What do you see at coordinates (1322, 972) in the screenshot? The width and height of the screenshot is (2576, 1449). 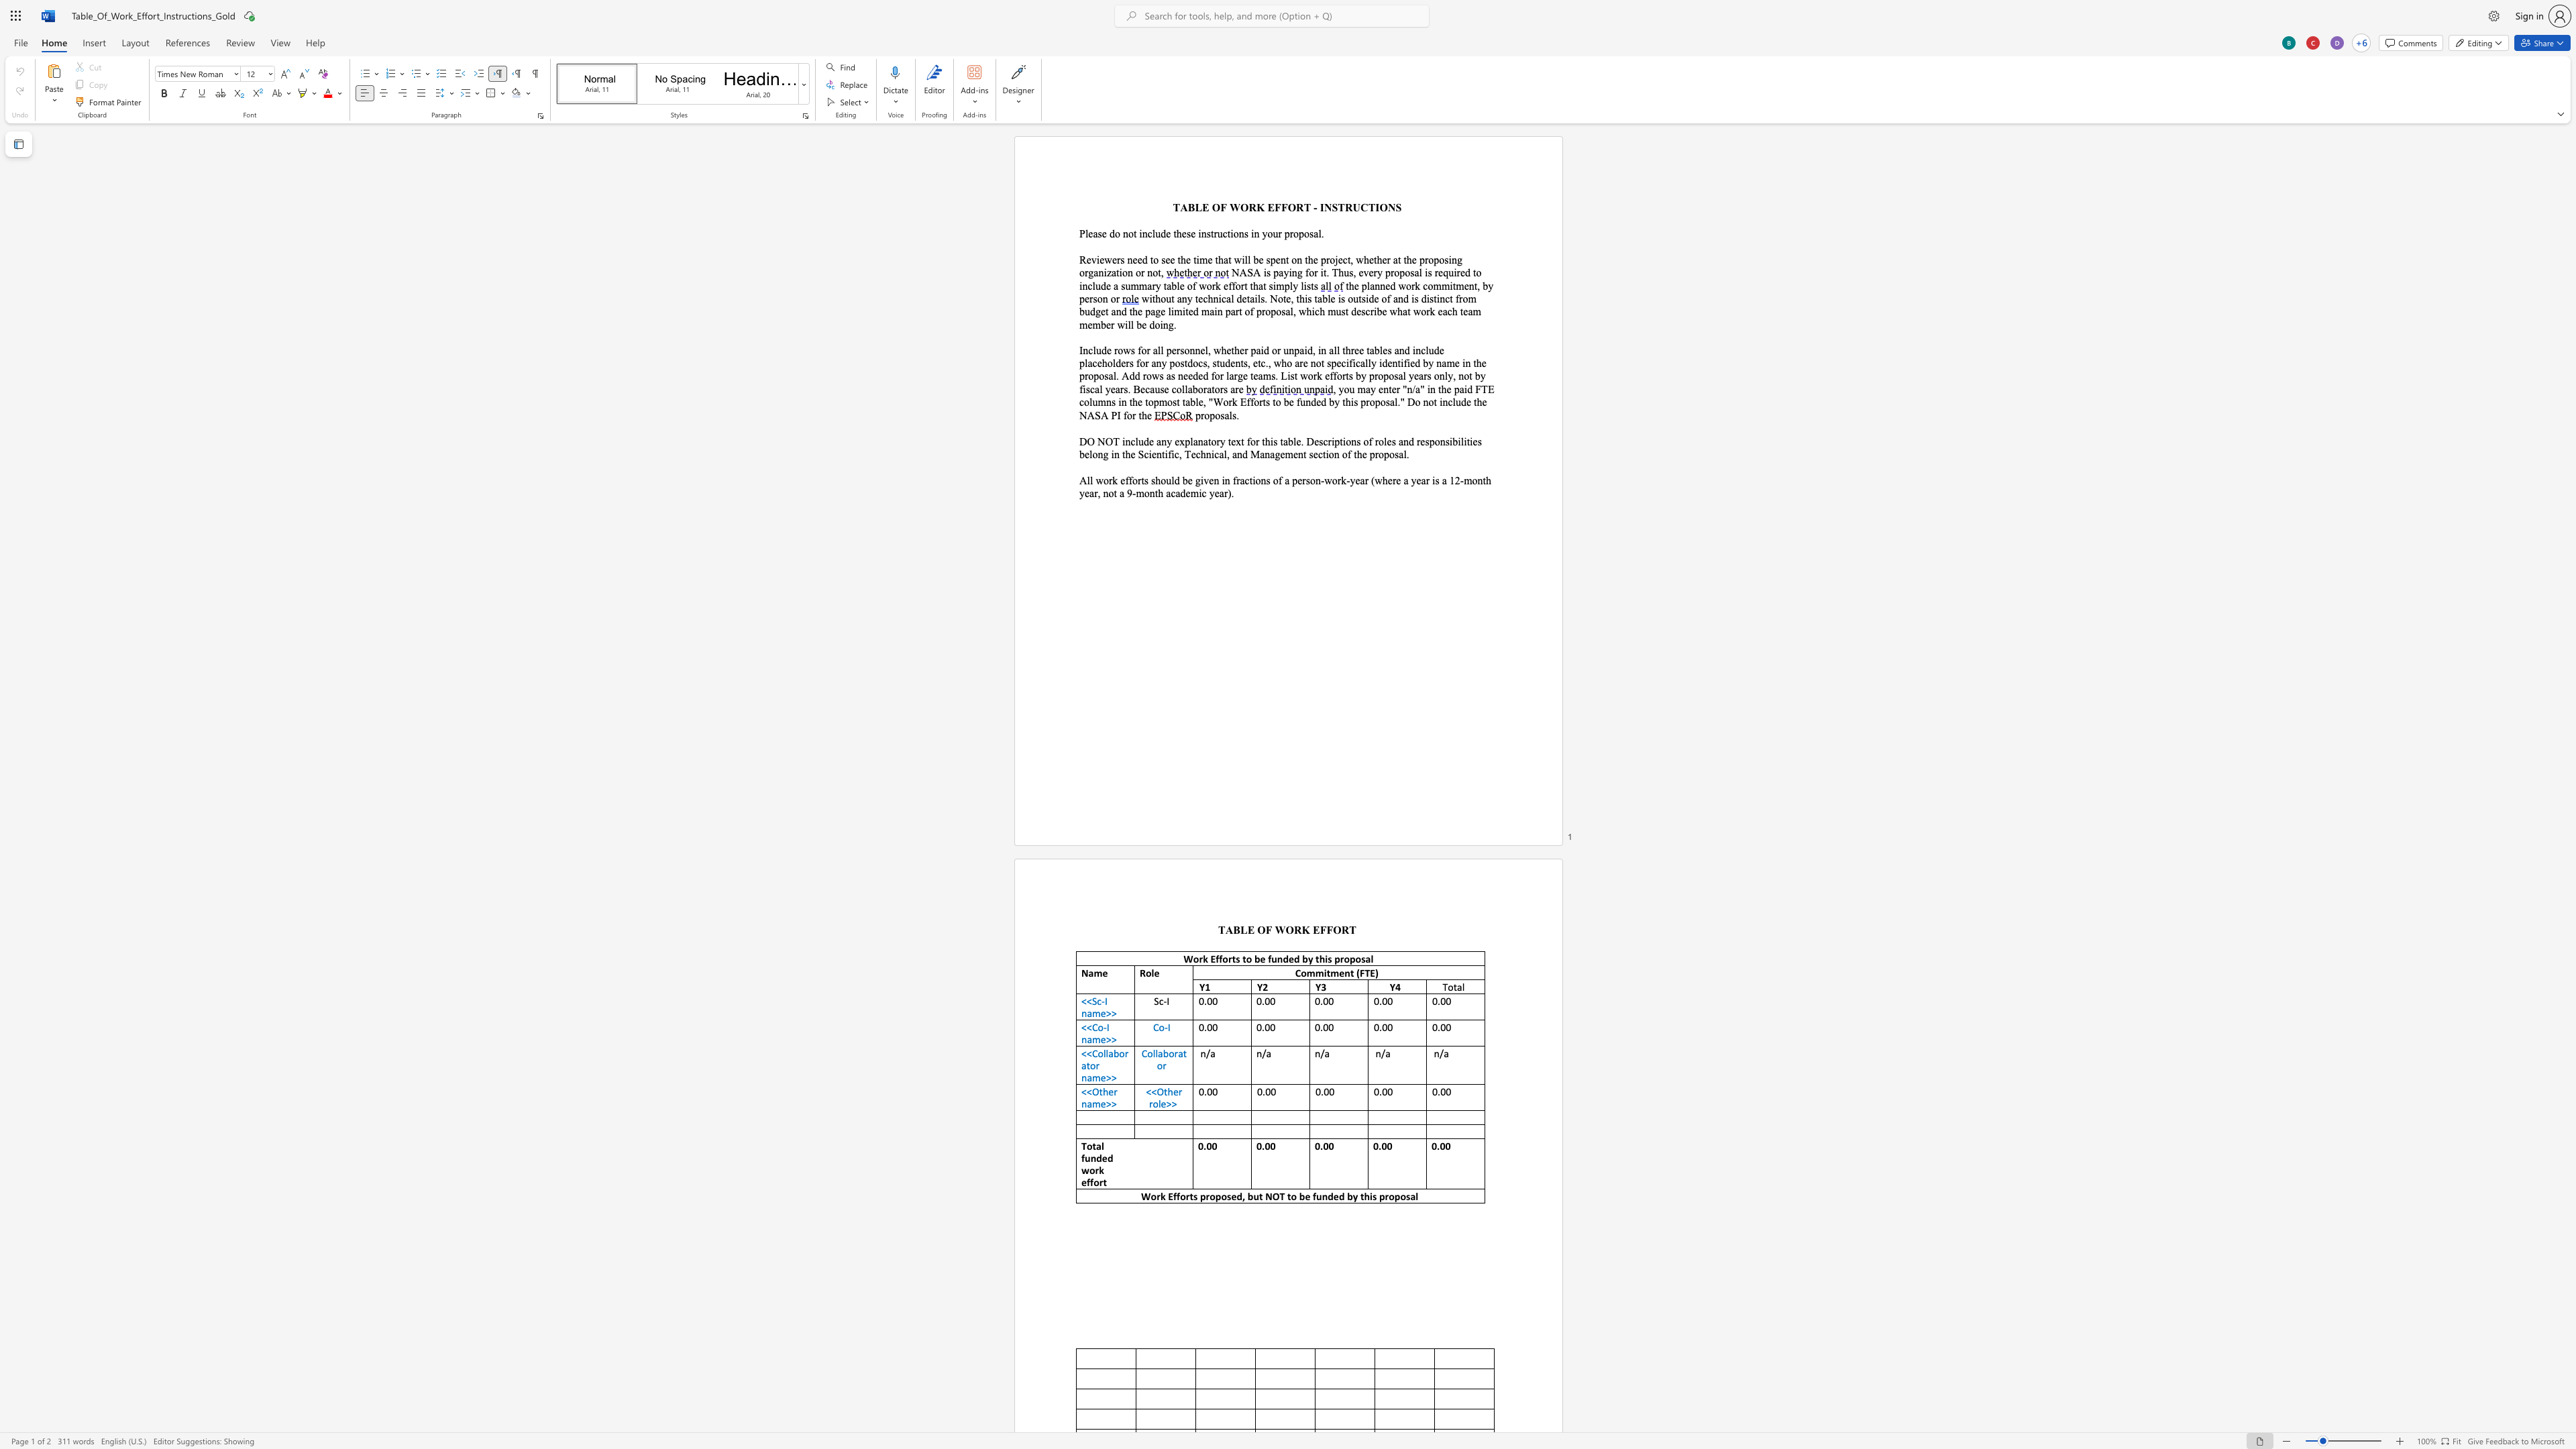 I see `the space between the continuous character "m" and "i" in the text` at bounding box center [1322, 972].